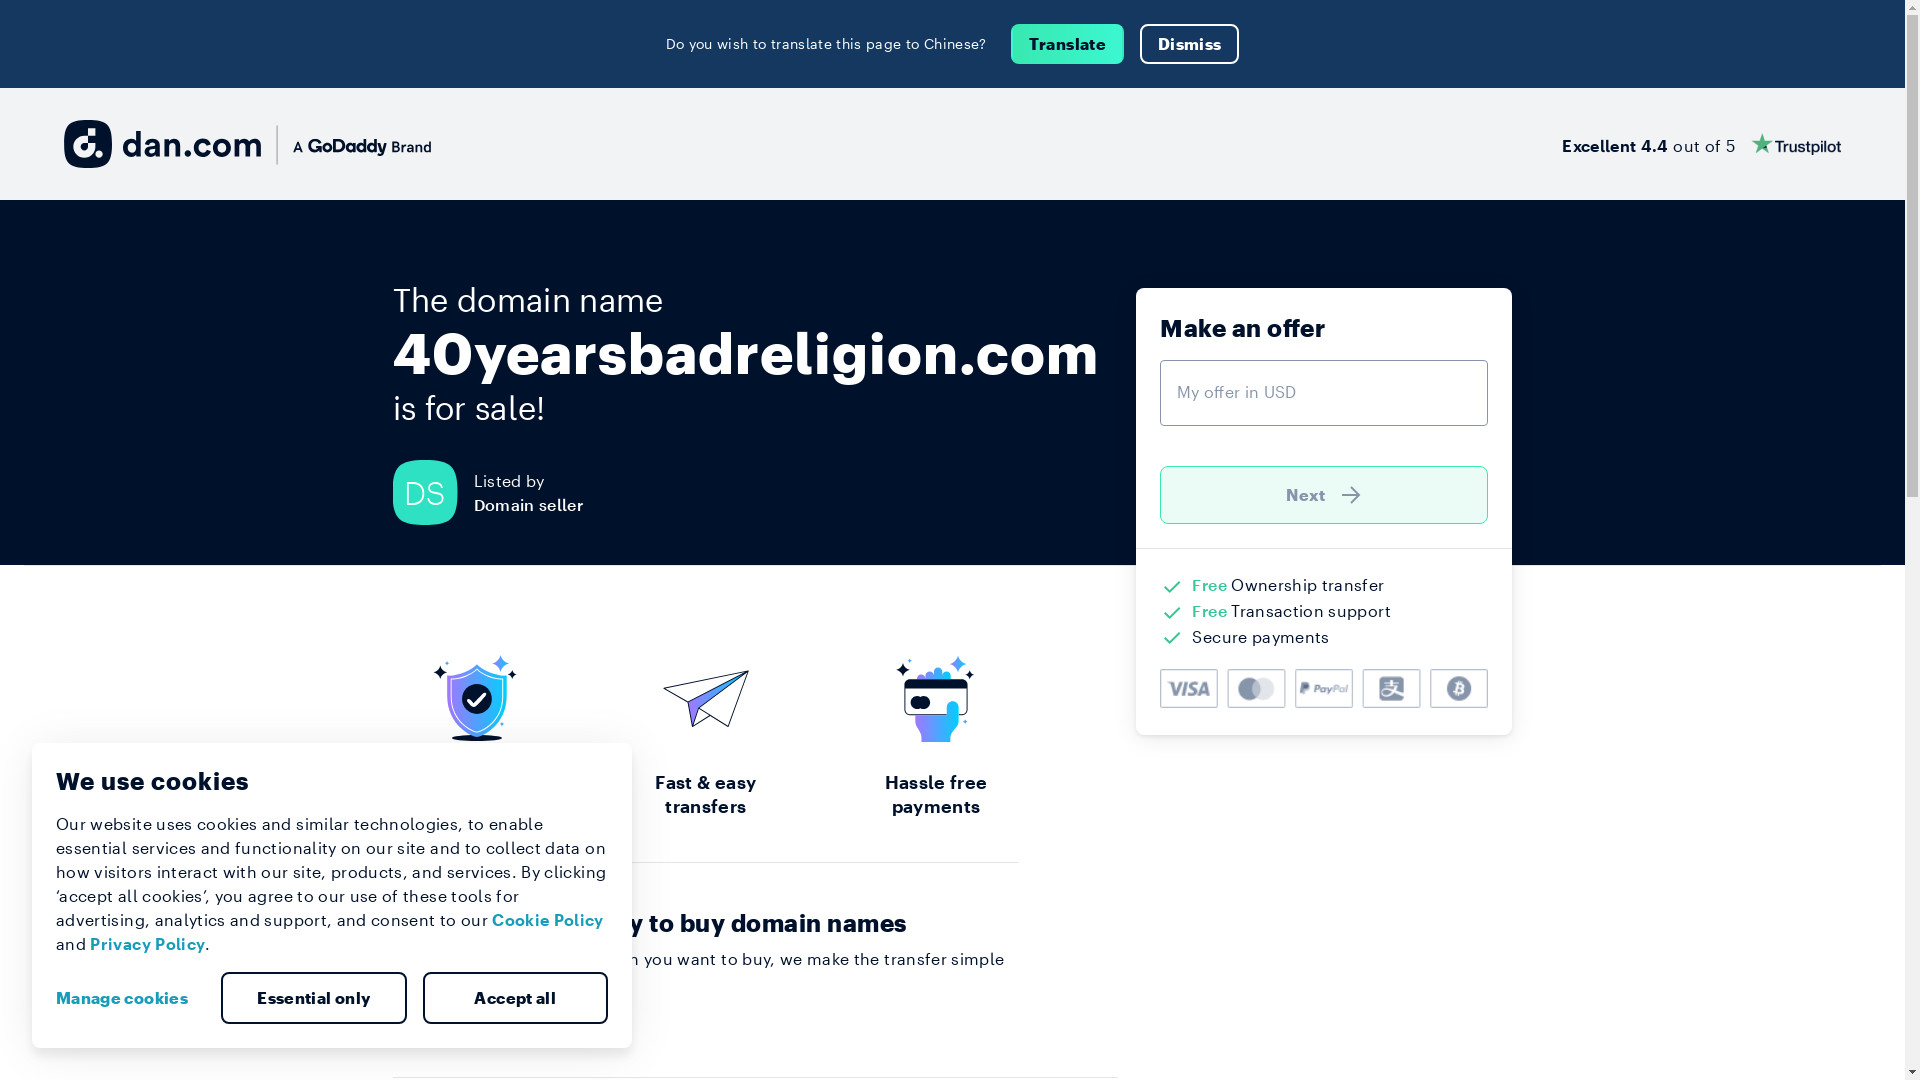 The height and width of the screenshot is (1080, 1920). What do you see at coordinates (514, 998) in the screenshot?
I see `'Accept all'` at bounding box center [514, 998].